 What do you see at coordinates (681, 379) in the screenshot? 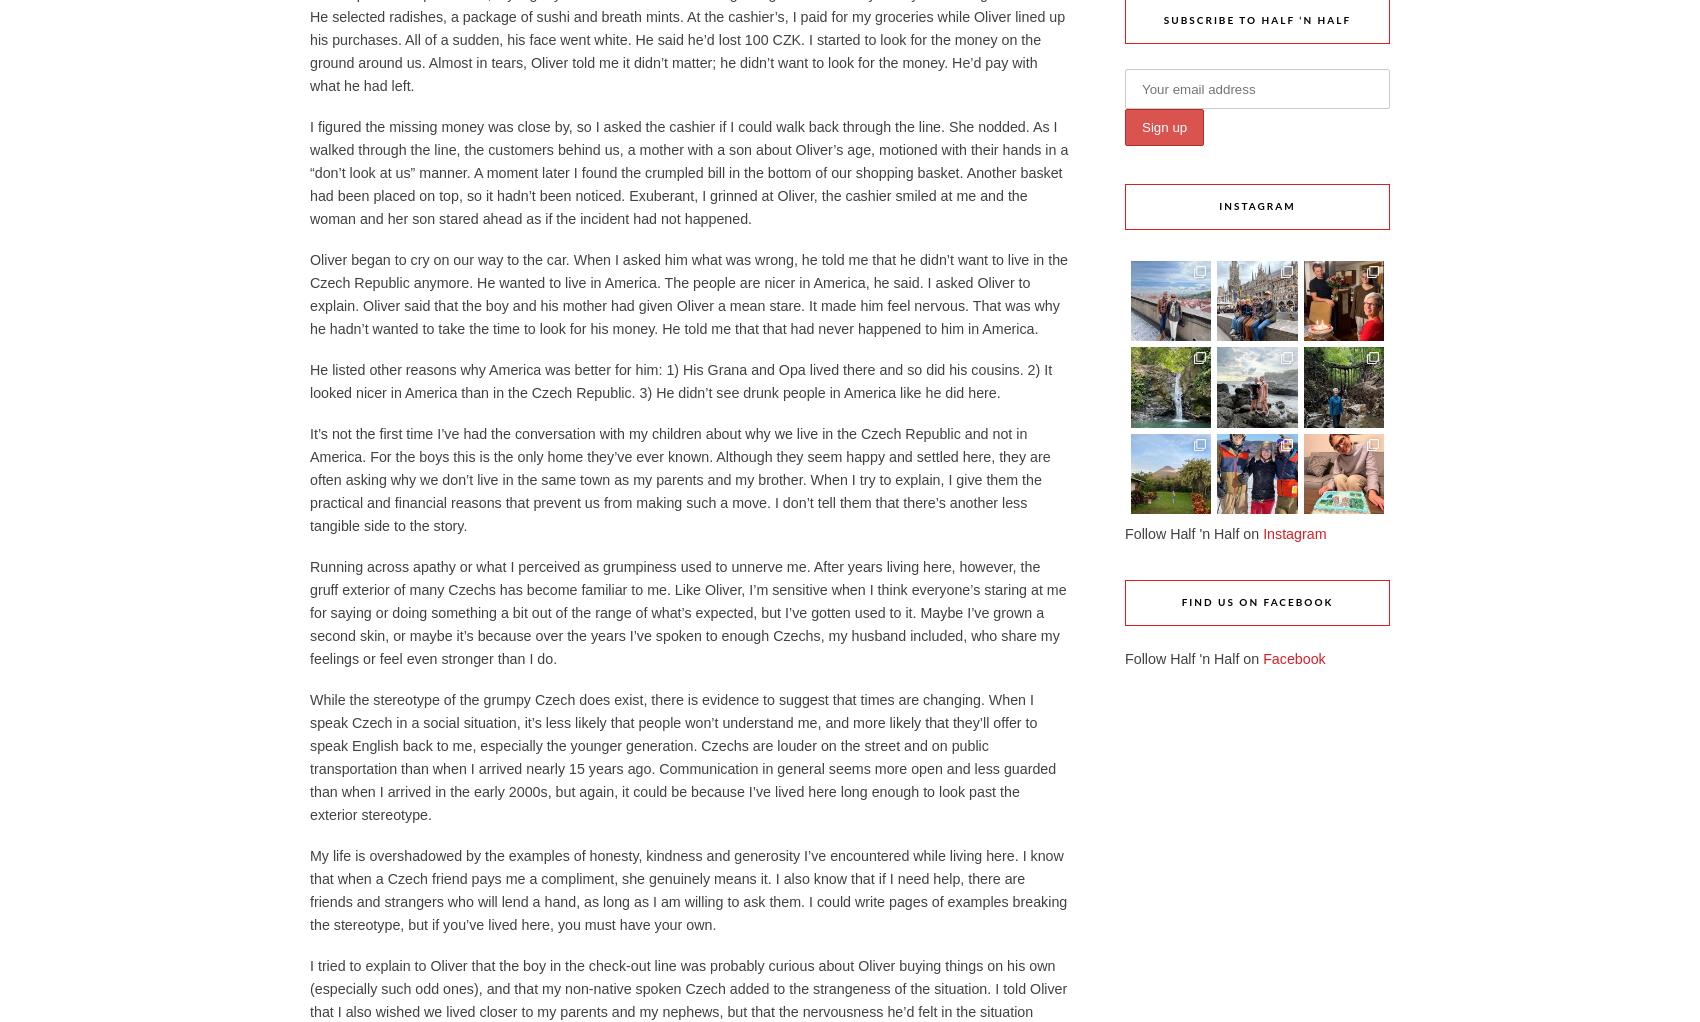
I see `'He listed other reasons why America was better for him: 1) His Grana and Opa lived there and so did his cousins. 2) It looked nicer in America than in the Czech Republic. 3) He didn’t see drunk people in America like he did here.'` at bounding box center [681, 379].